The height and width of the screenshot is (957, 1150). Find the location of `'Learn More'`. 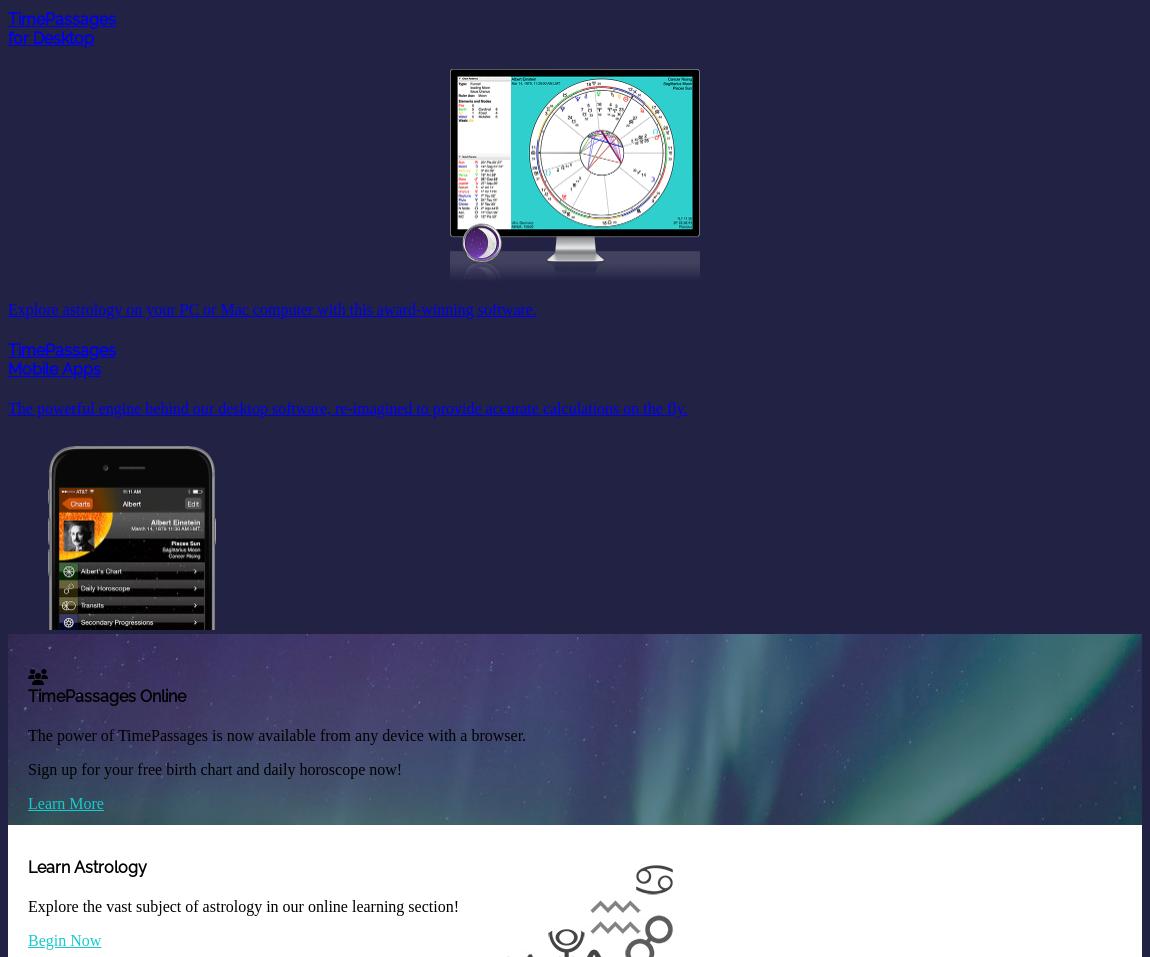

'Learn More' is located at coordinates (64, 801).